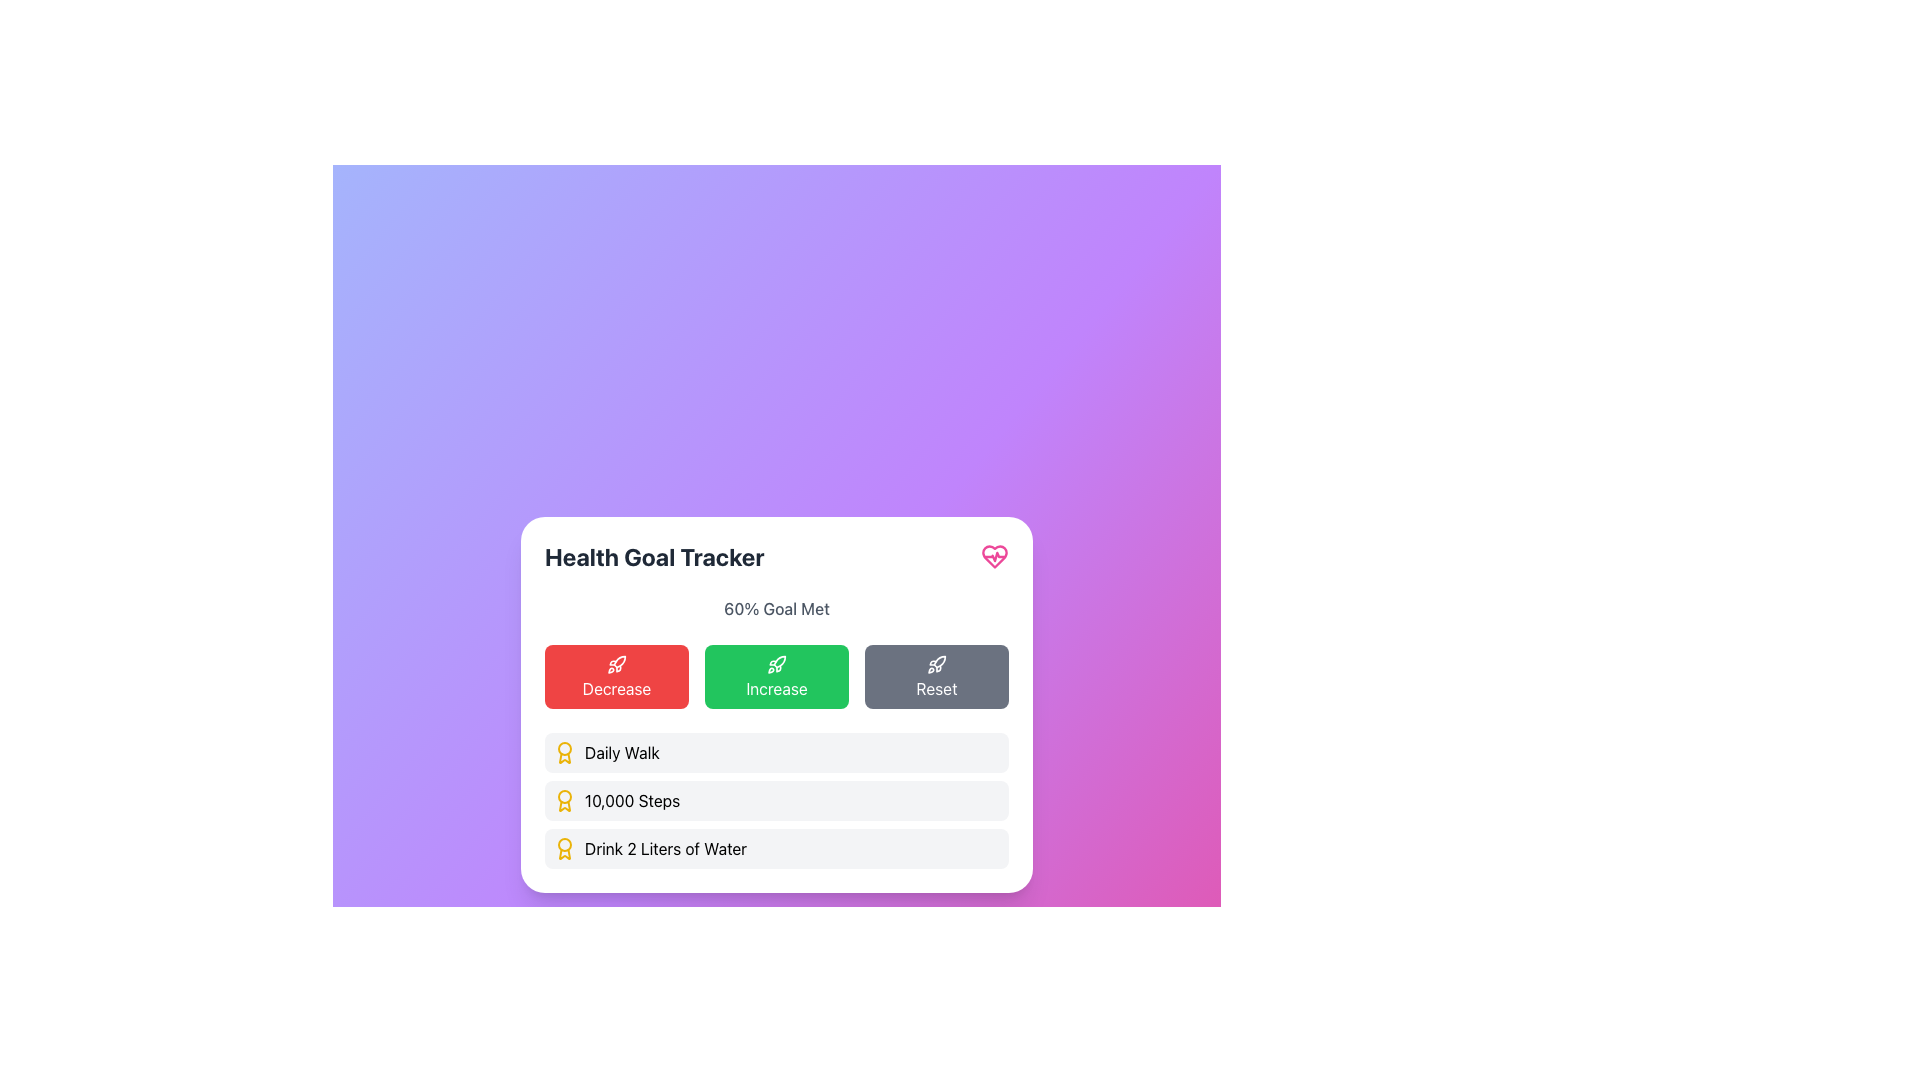 The height and width of the screenshot is (1080, 1920). I want to click on the progress bar of the 'Health Goal Tracker' widget, so click(776, 704).